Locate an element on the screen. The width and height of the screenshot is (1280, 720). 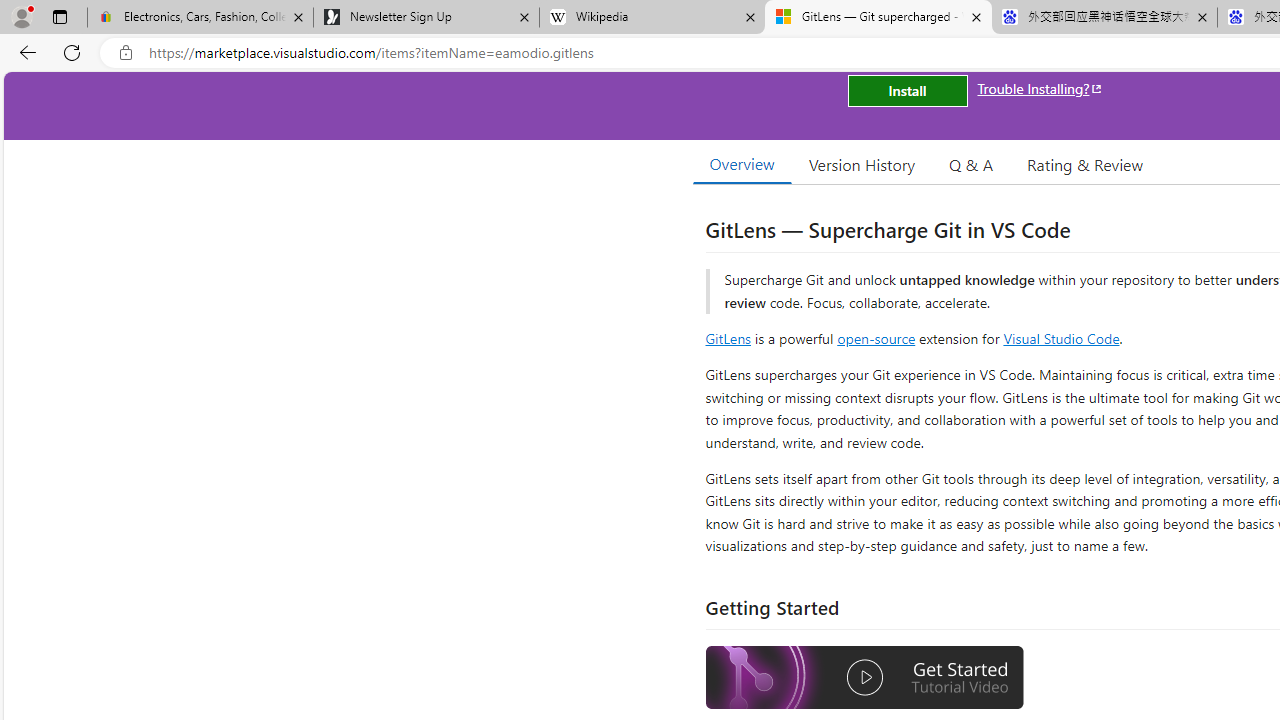
'Version History' is located at coordinates (862, 163).